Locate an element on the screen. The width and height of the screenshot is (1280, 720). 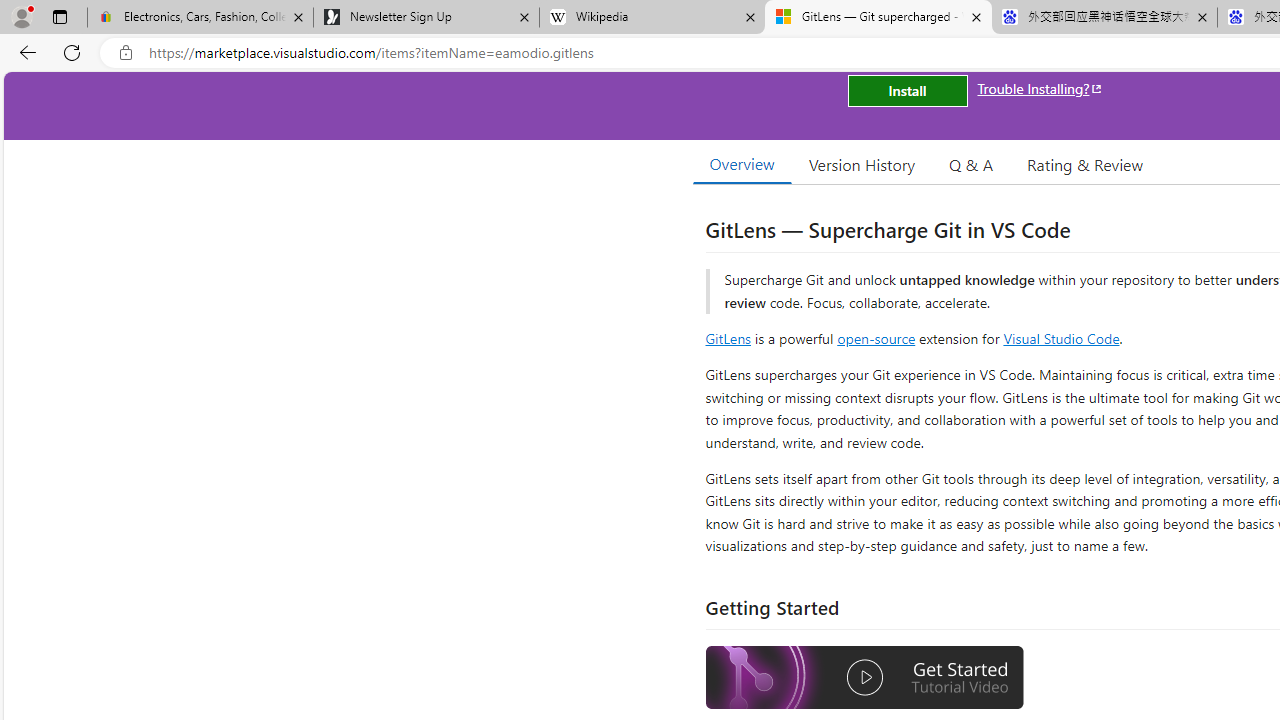
'Version History' is located at coordinates (862, 163).